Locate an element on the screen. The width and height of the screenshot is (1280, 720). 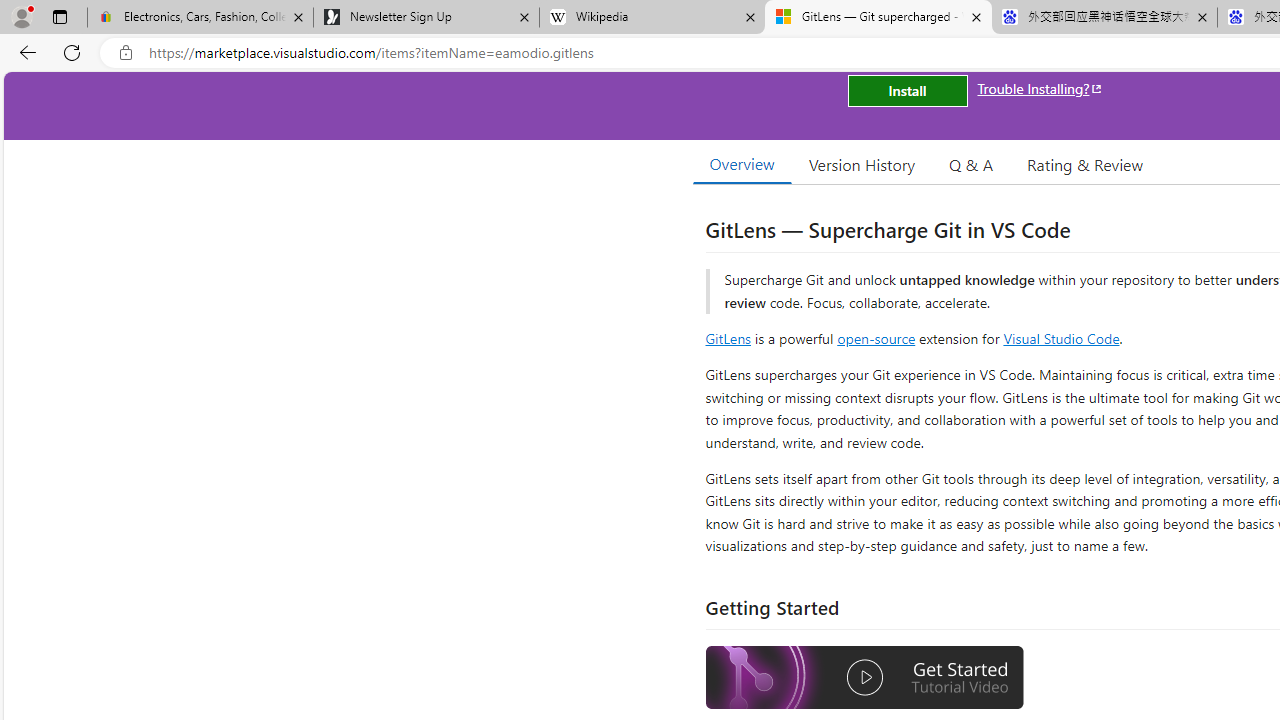
'Version History' is located at coordinates (862, 163).